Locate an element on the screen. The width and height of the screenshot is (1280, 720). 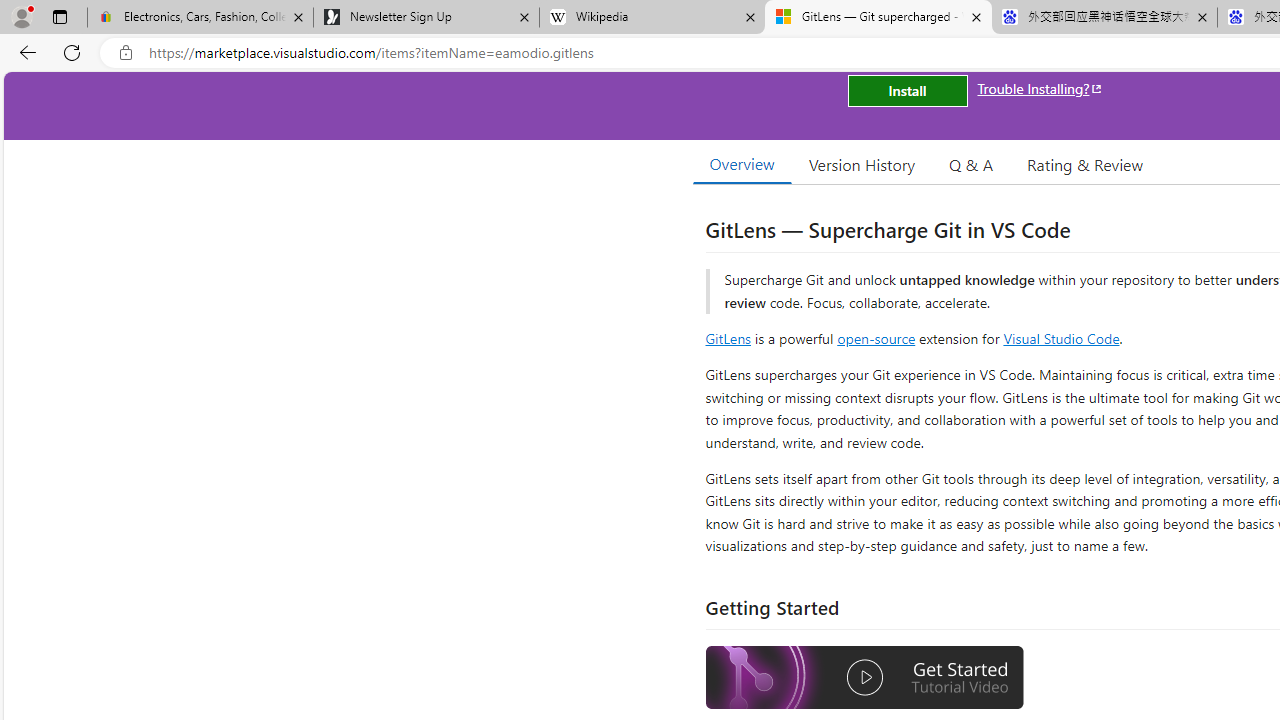
'Version History' is located at coordinates (862, 163).